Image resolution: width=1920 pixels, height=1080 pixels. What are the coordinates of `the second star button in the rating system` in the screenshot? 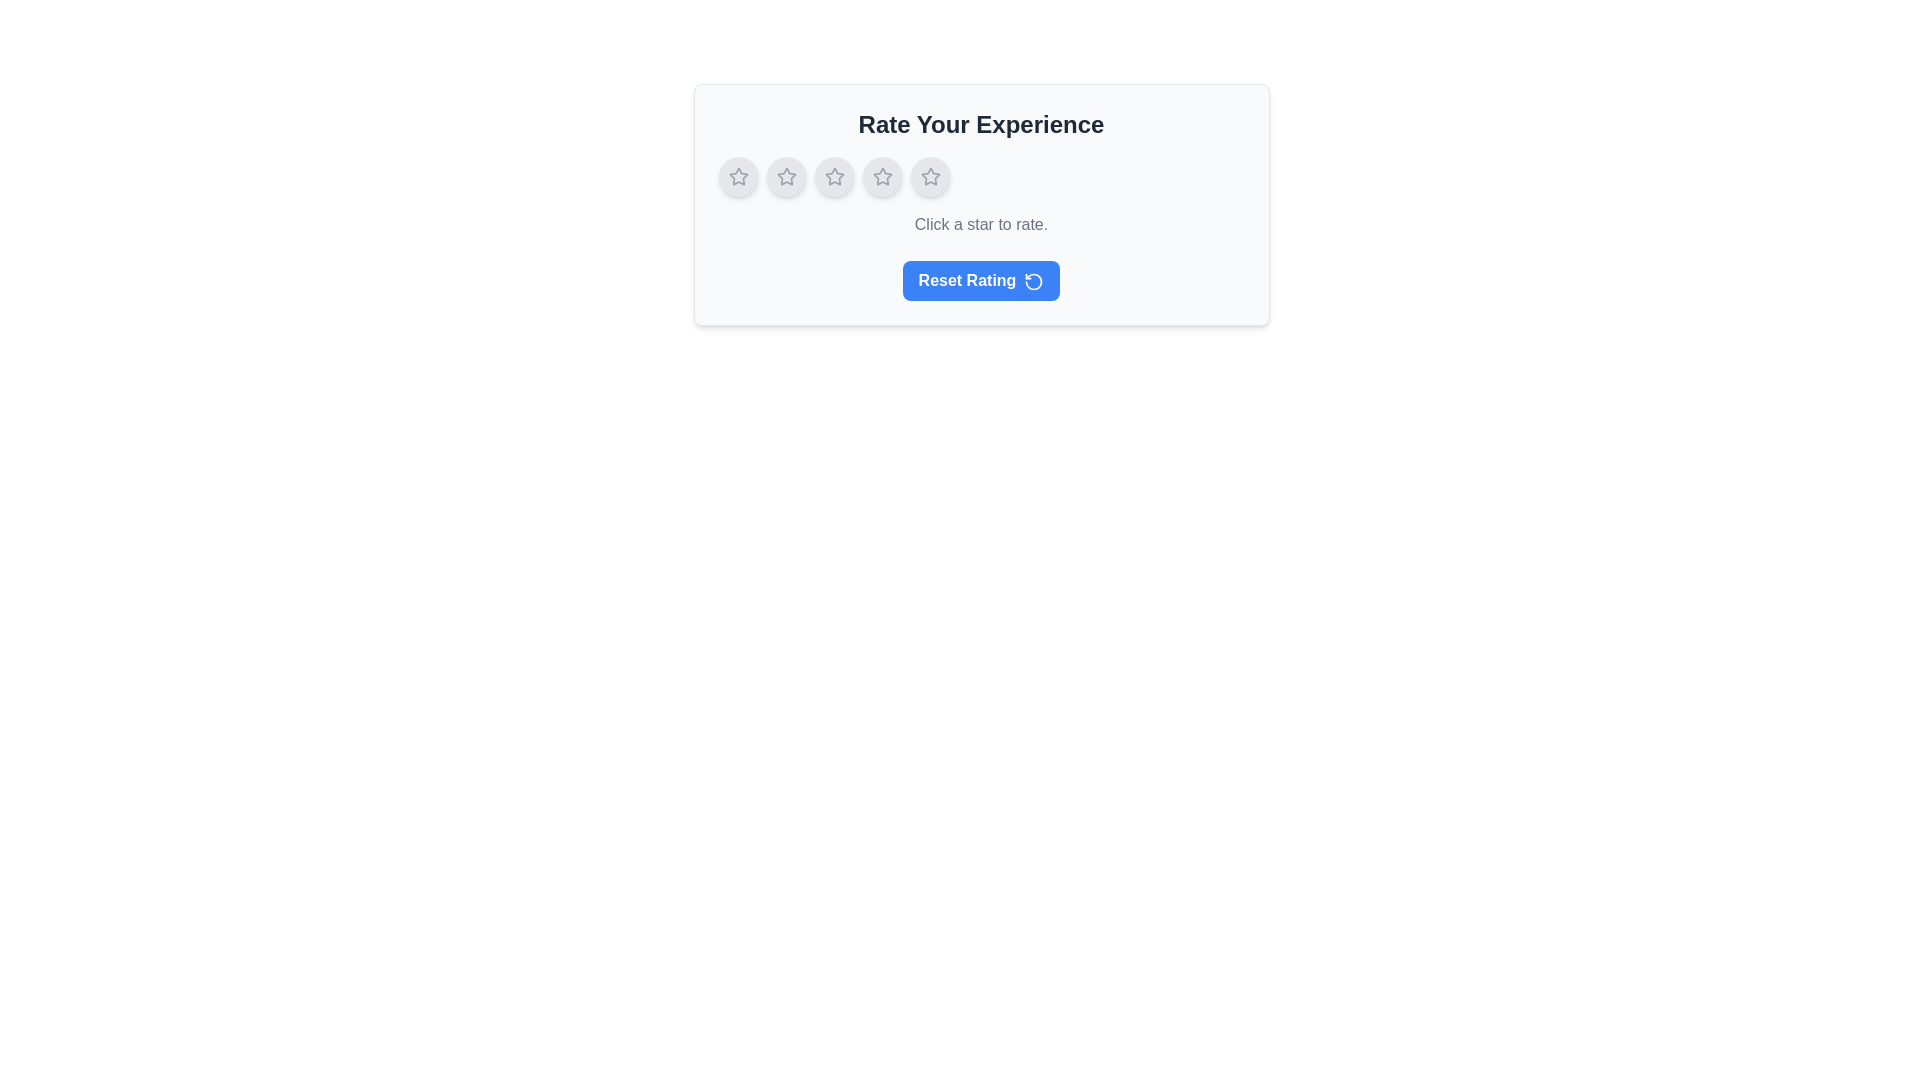 It's located at (785, 176).